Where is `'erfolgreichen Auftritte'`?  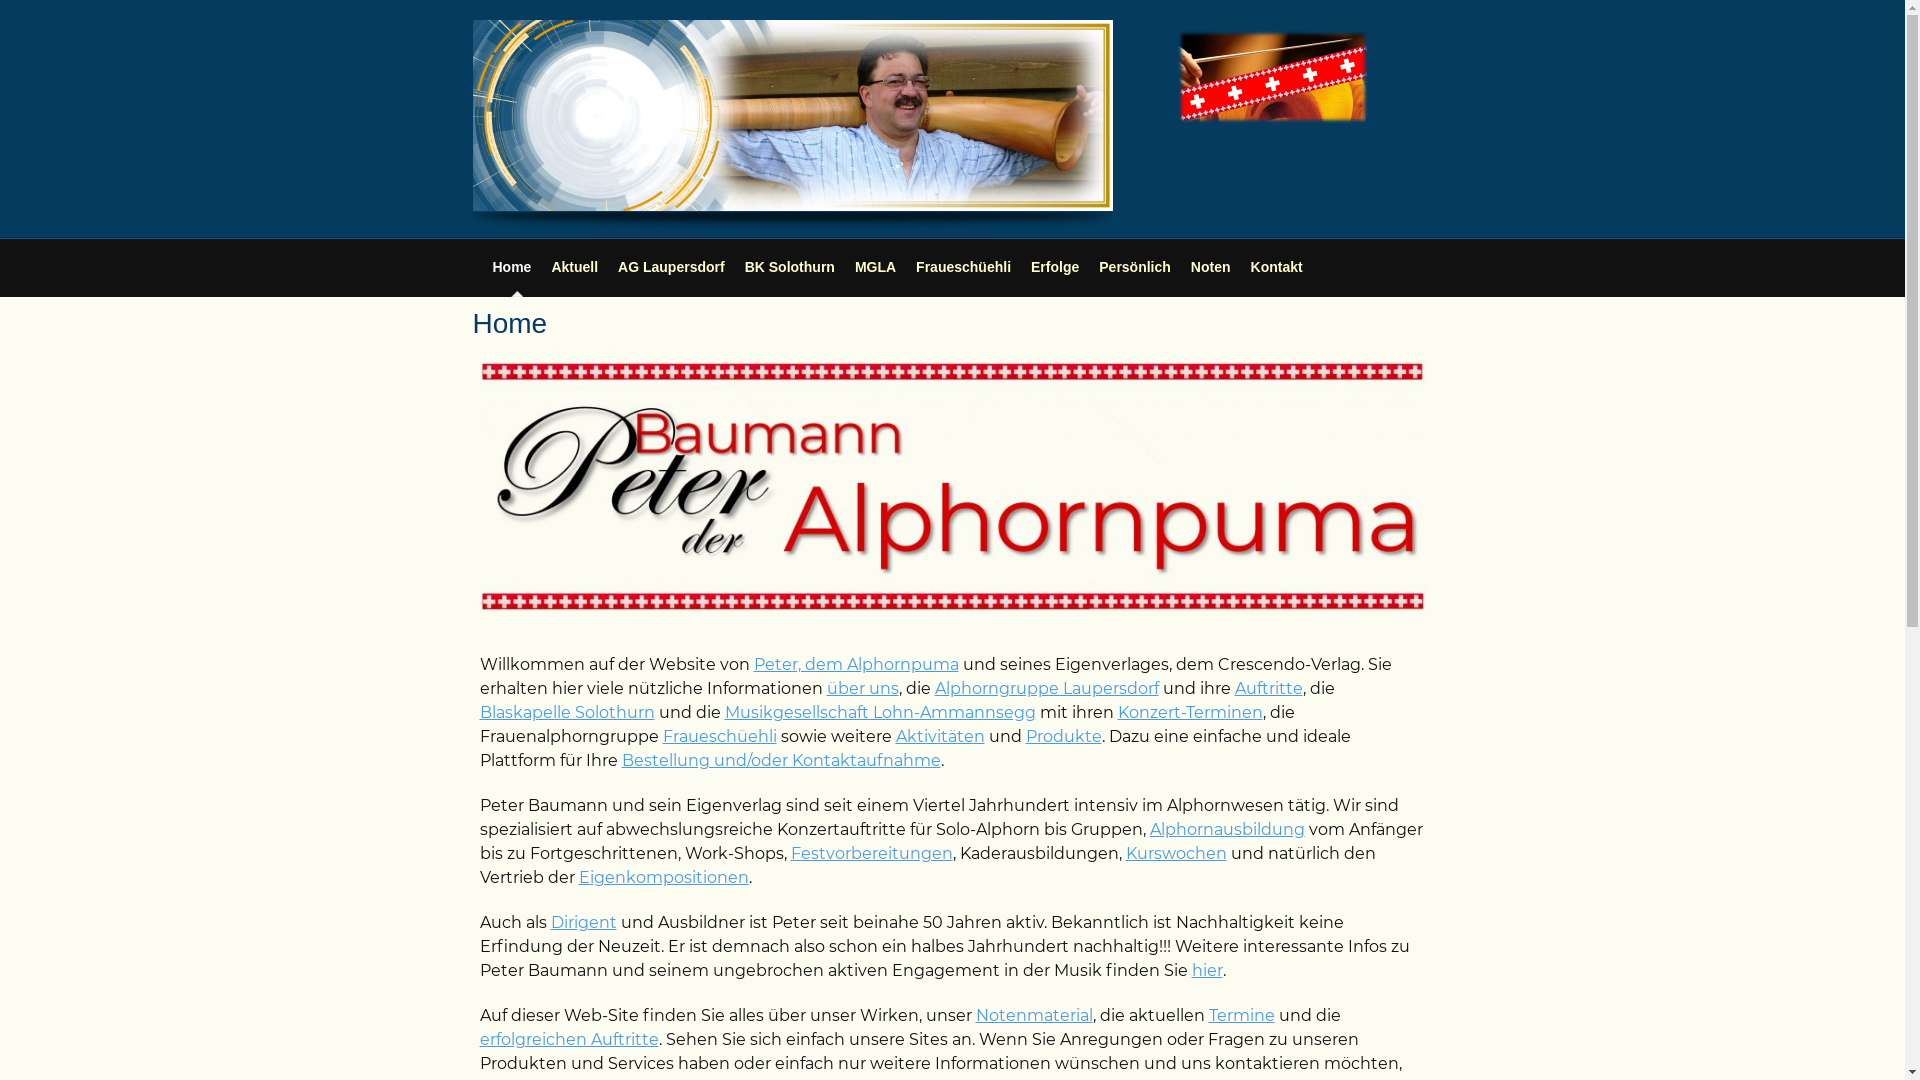
'erfolgreichen Auftritte' is located at coordinates (568, 1038).